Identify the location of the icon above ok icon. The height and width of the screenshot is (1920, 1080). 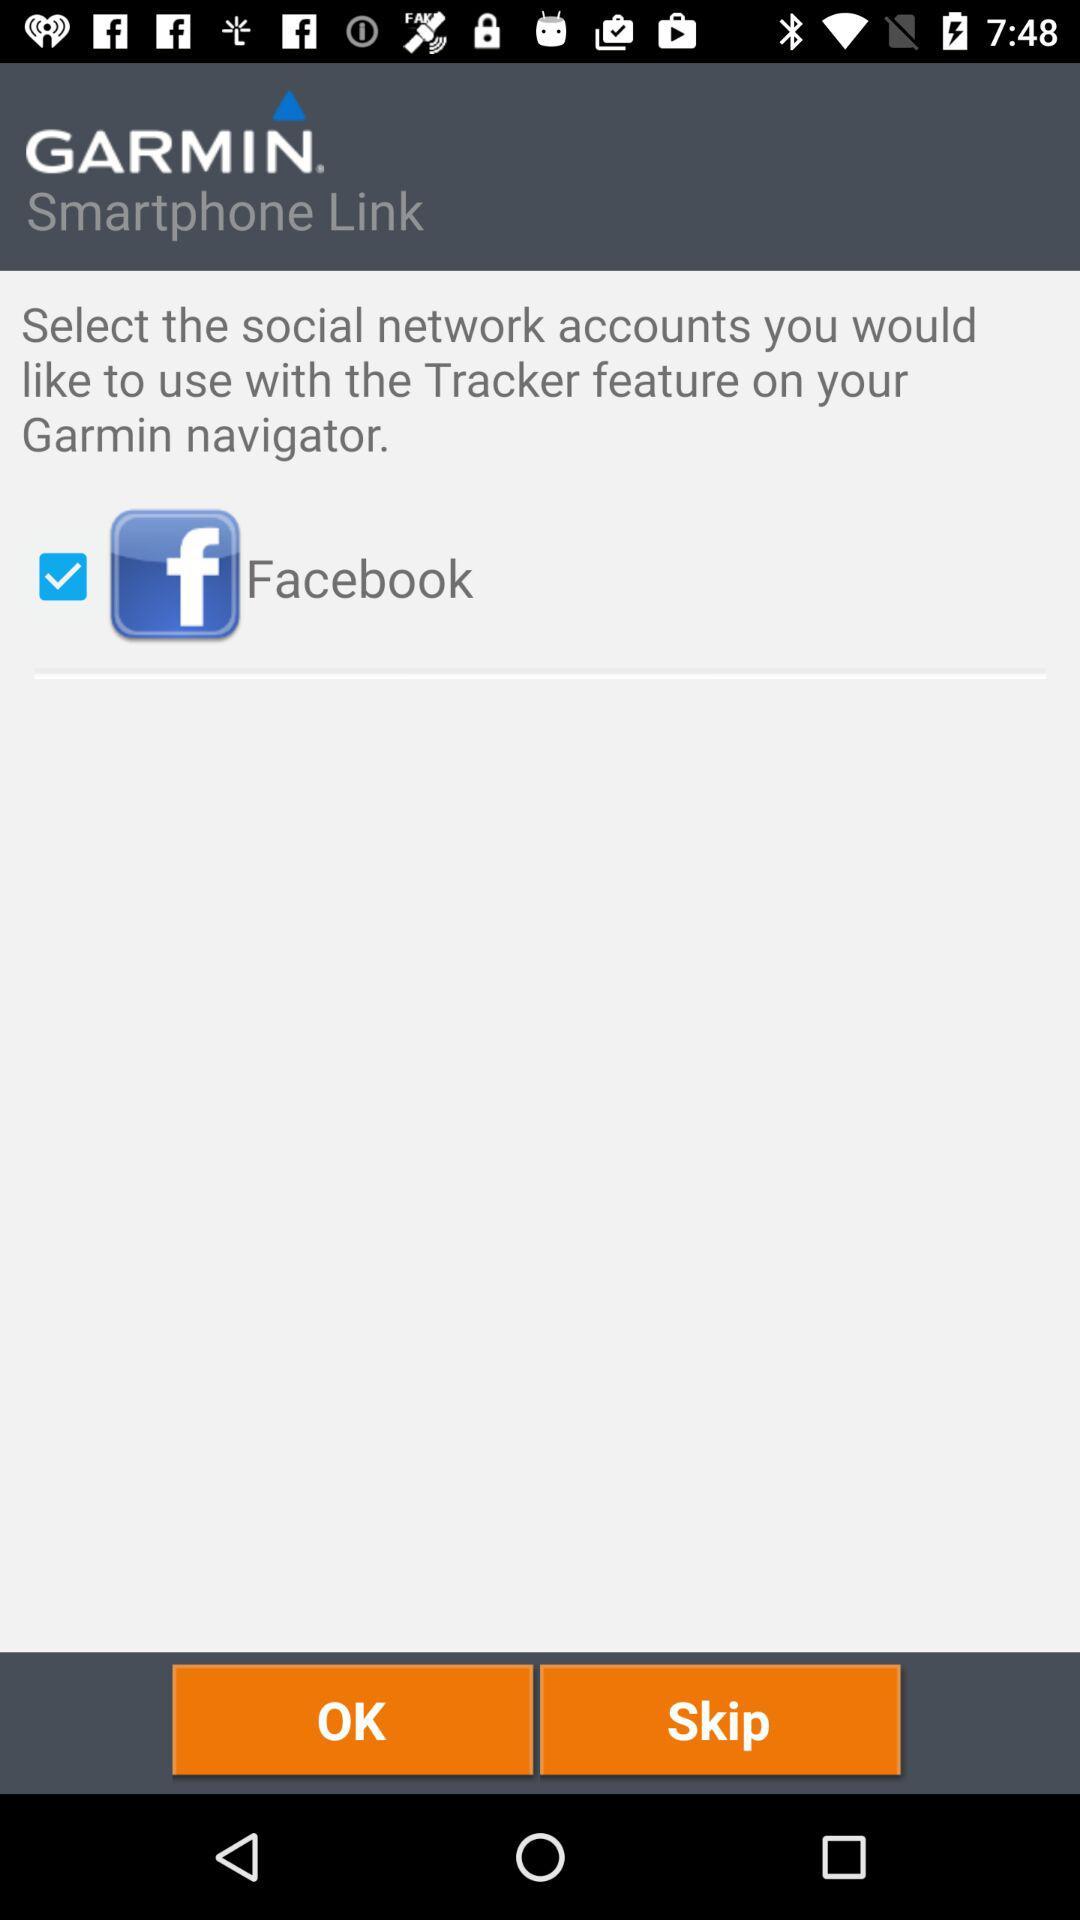
(582, 576).